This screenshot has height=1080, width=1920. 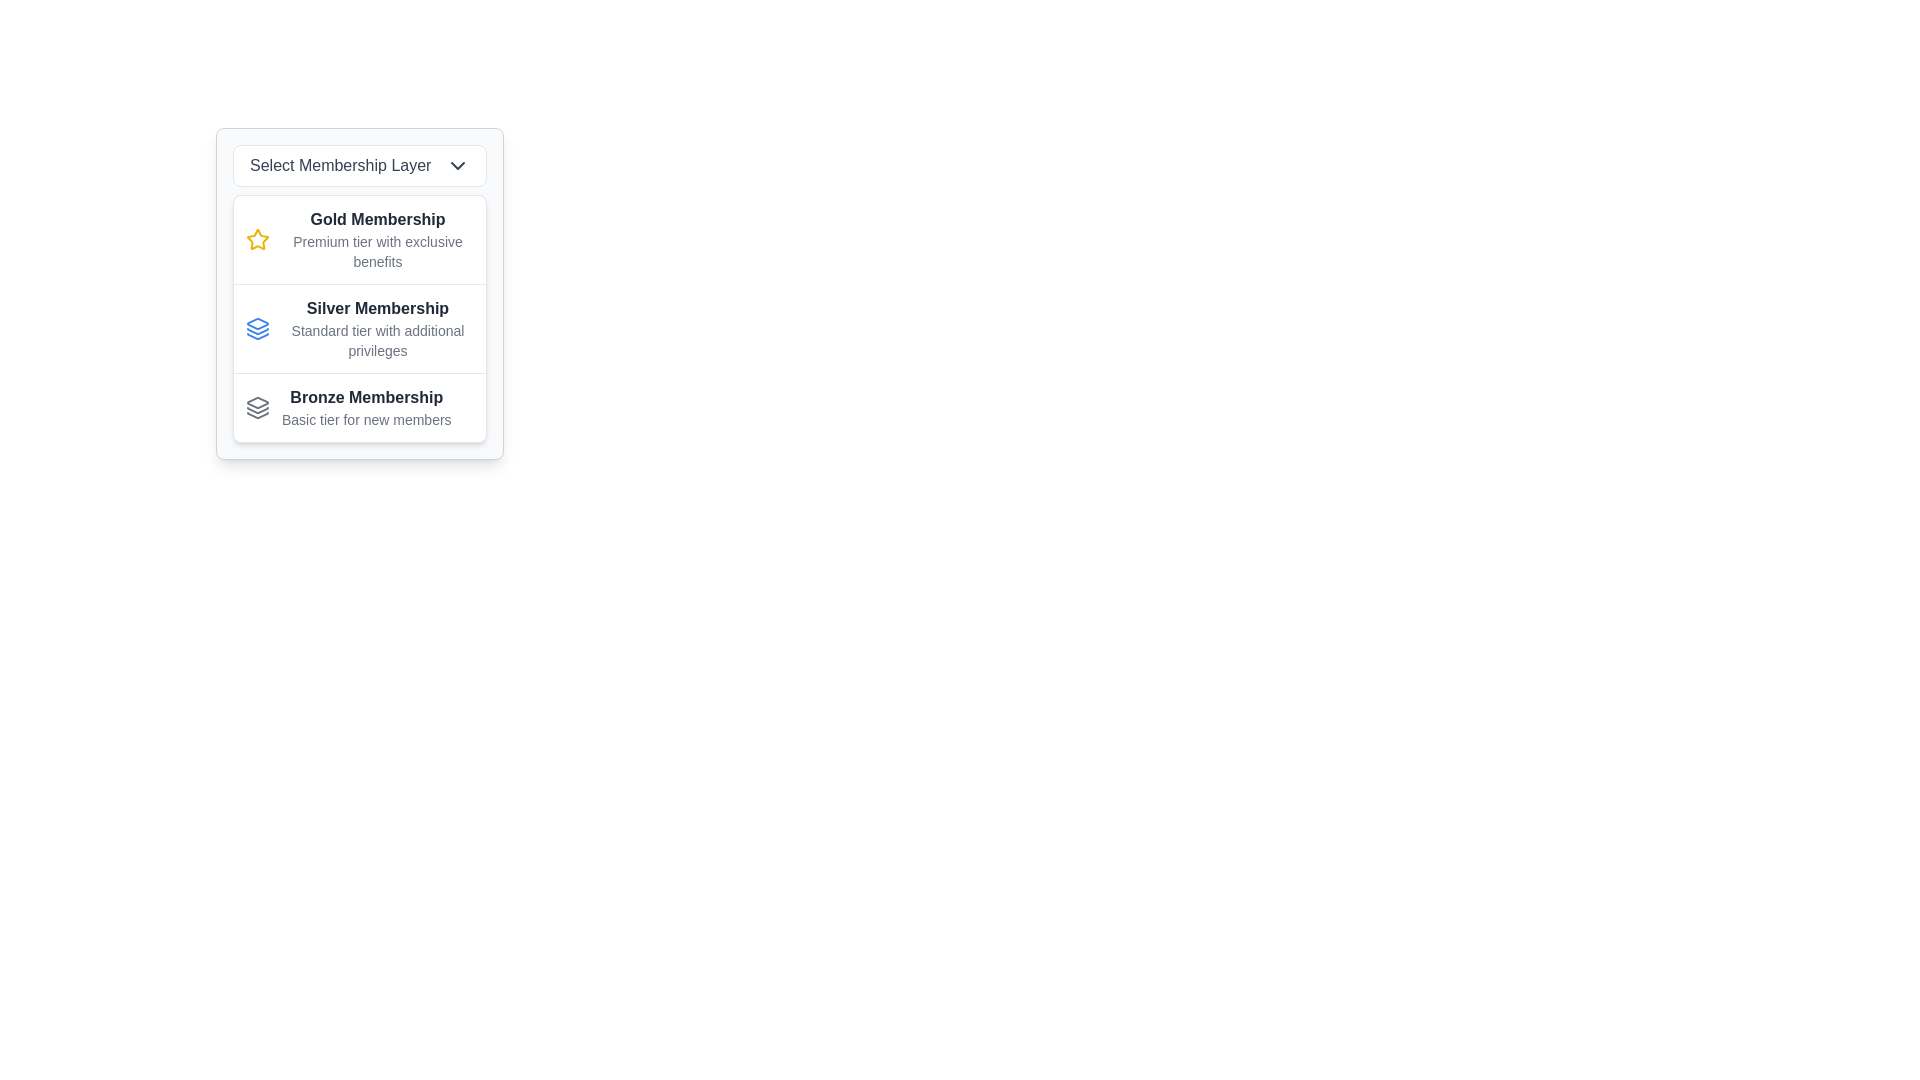 I want to click on the 'Silver Membership' label, which is the second item in the vertically stacked list of membership options in the dropdown interface, so click(x=378, y=308).